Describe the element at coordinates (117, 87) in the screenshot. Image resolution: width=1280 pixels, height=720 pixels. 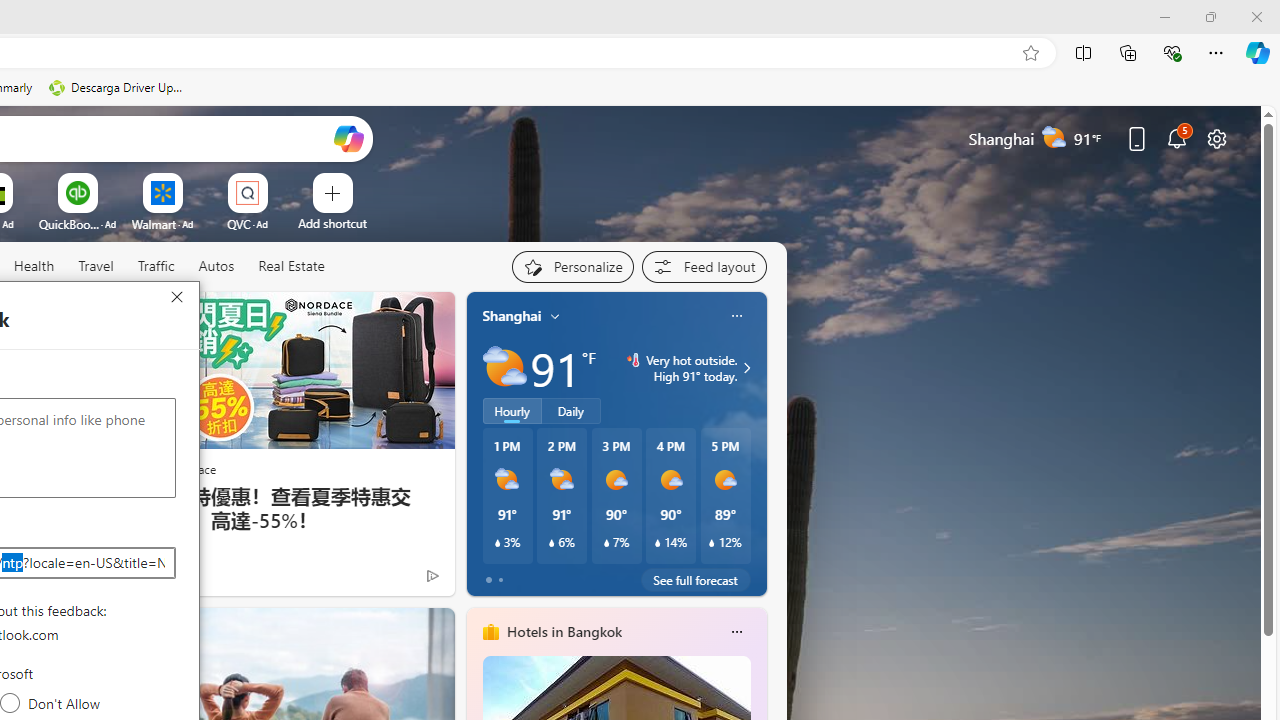
I see `'Descarga Driver Updater'` at that location.